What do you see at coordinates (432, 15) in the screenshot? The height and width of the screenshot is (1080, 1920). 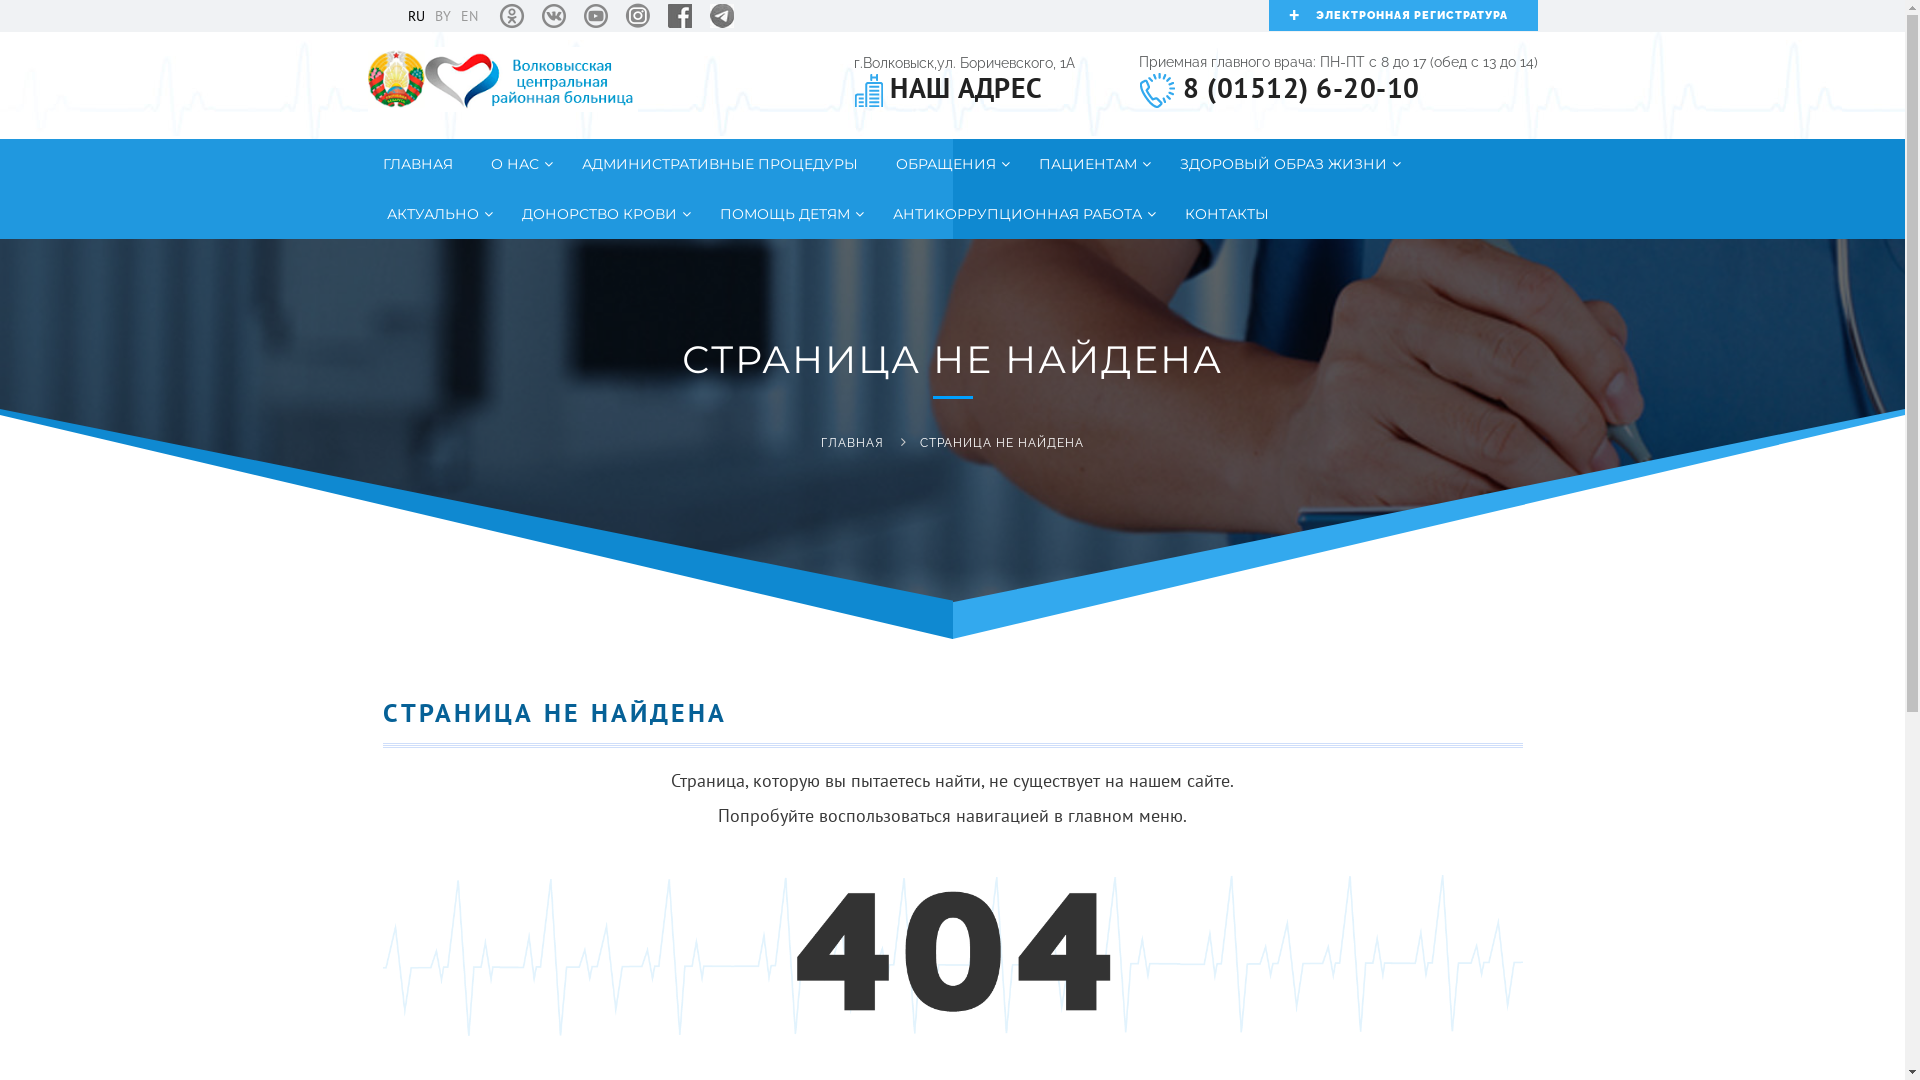 I see `'BY'` at bounding box center [432, 15].